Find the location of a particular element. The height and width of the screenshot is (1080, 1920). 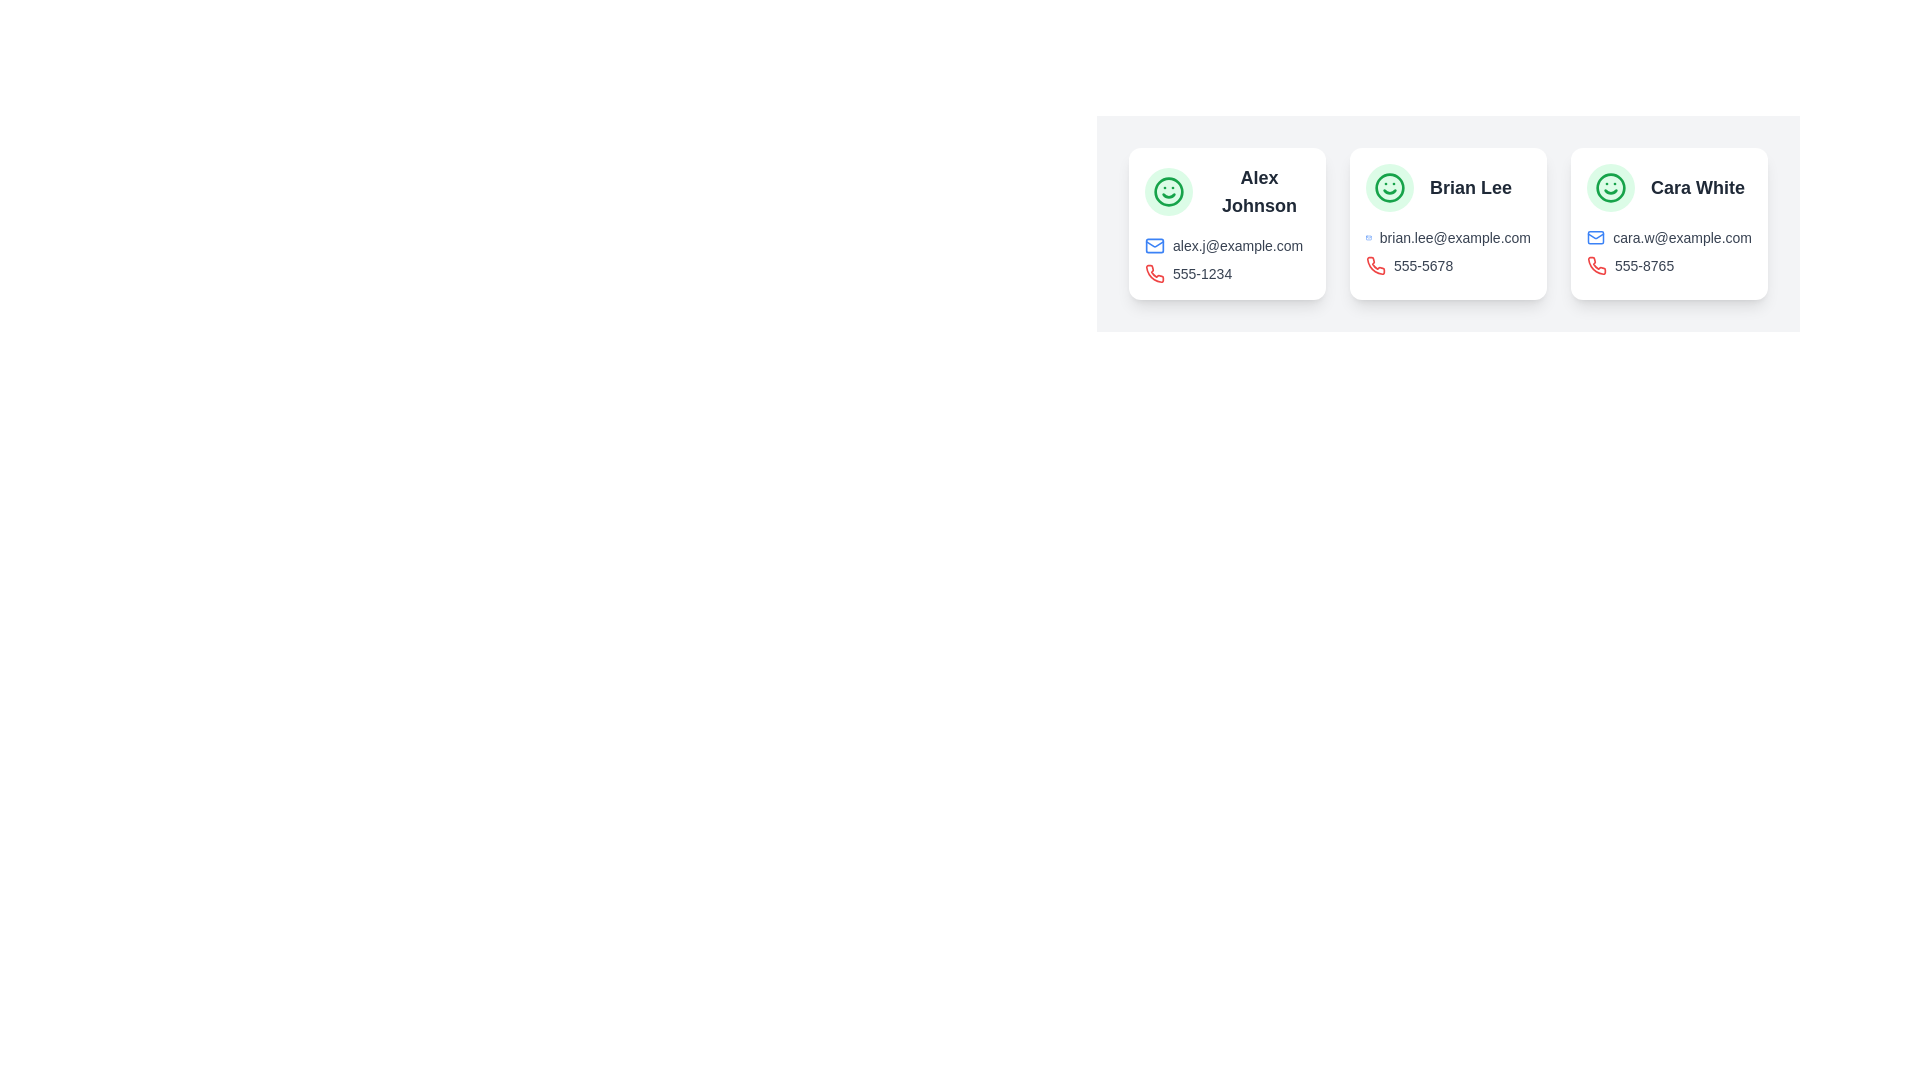

the icon indicating the contact phone number associated with 'Brian Lee' in the second card of the contact cards layout is located at coordinates (1375, 265).